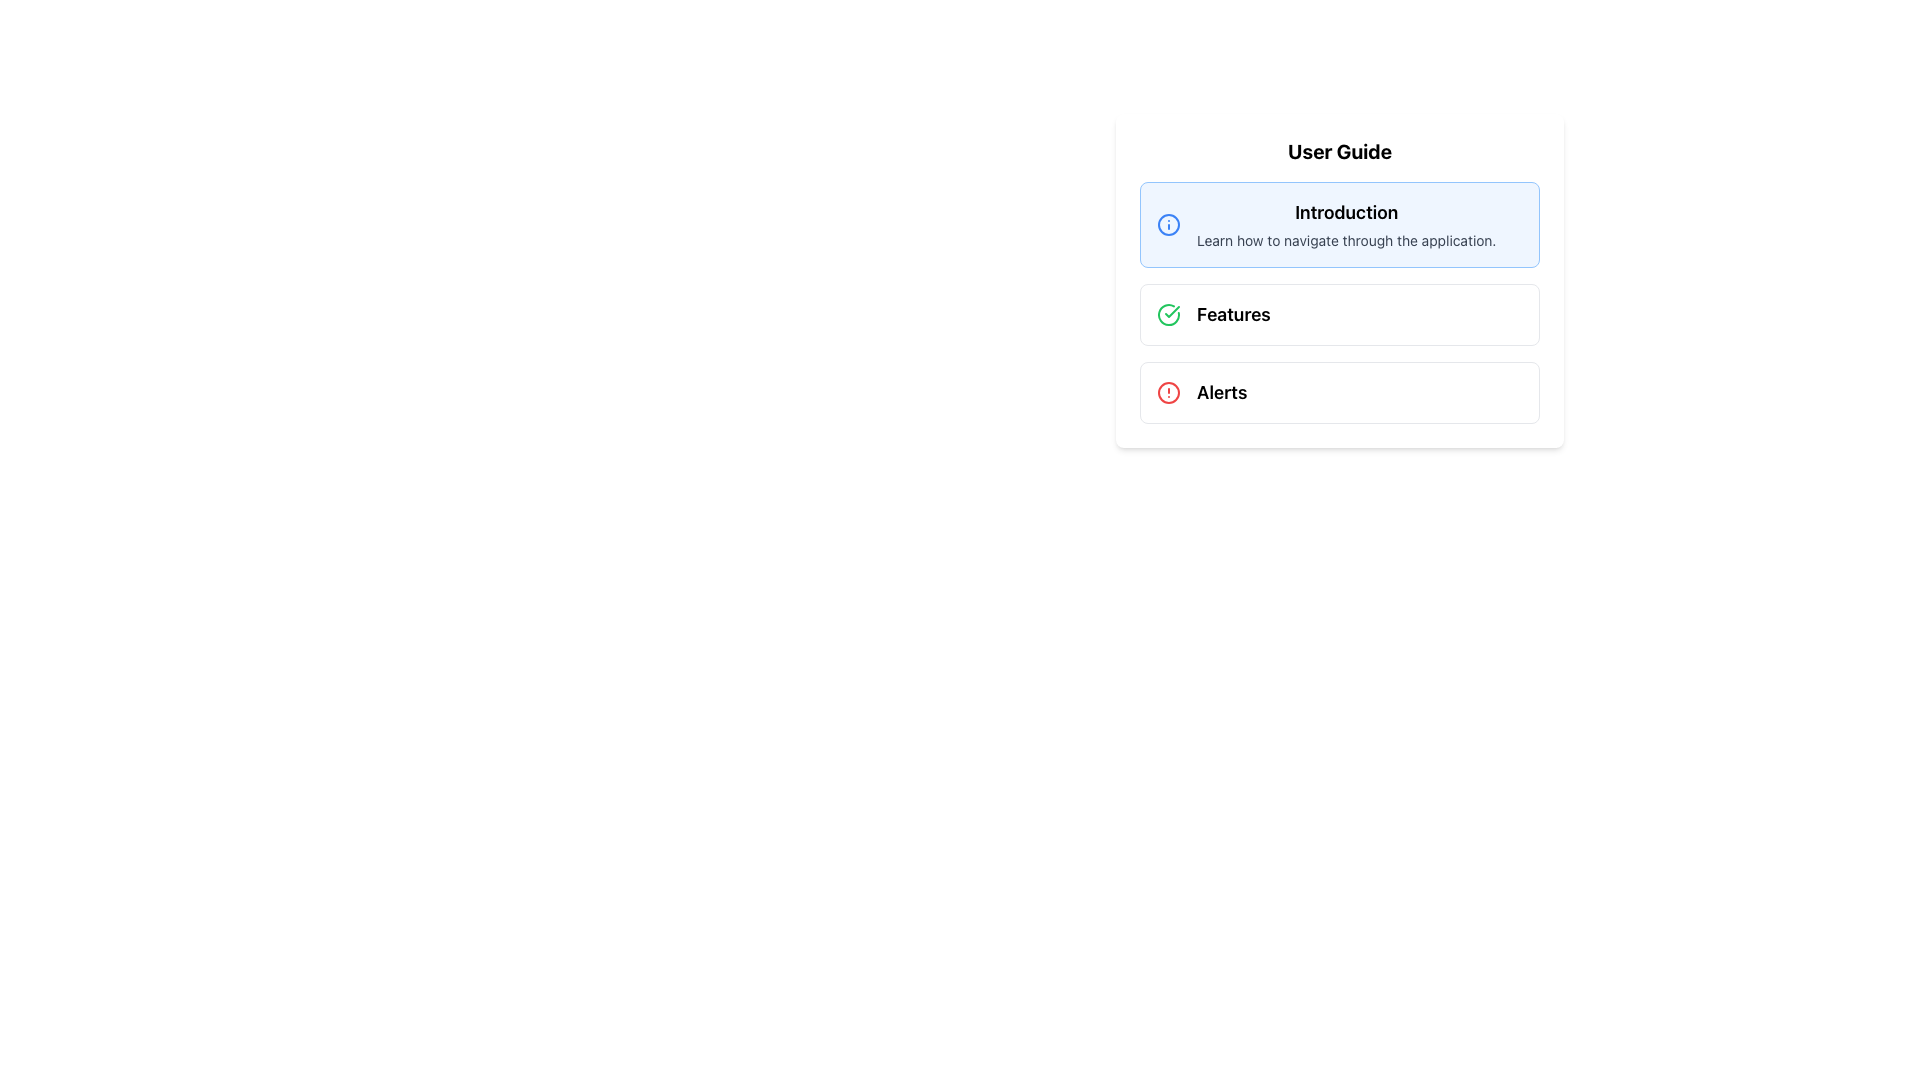 Image resolution: width=1920 pixels, height=1080 pixels. Describe the element at coordinates (1346, 224) in the screenshot. I see `text block titled 'Introduction' with subtitle 'Learn how to navigate through the application.' located in the first card of the 'User Guide' section, positioned to the right of an information icon` at that location.